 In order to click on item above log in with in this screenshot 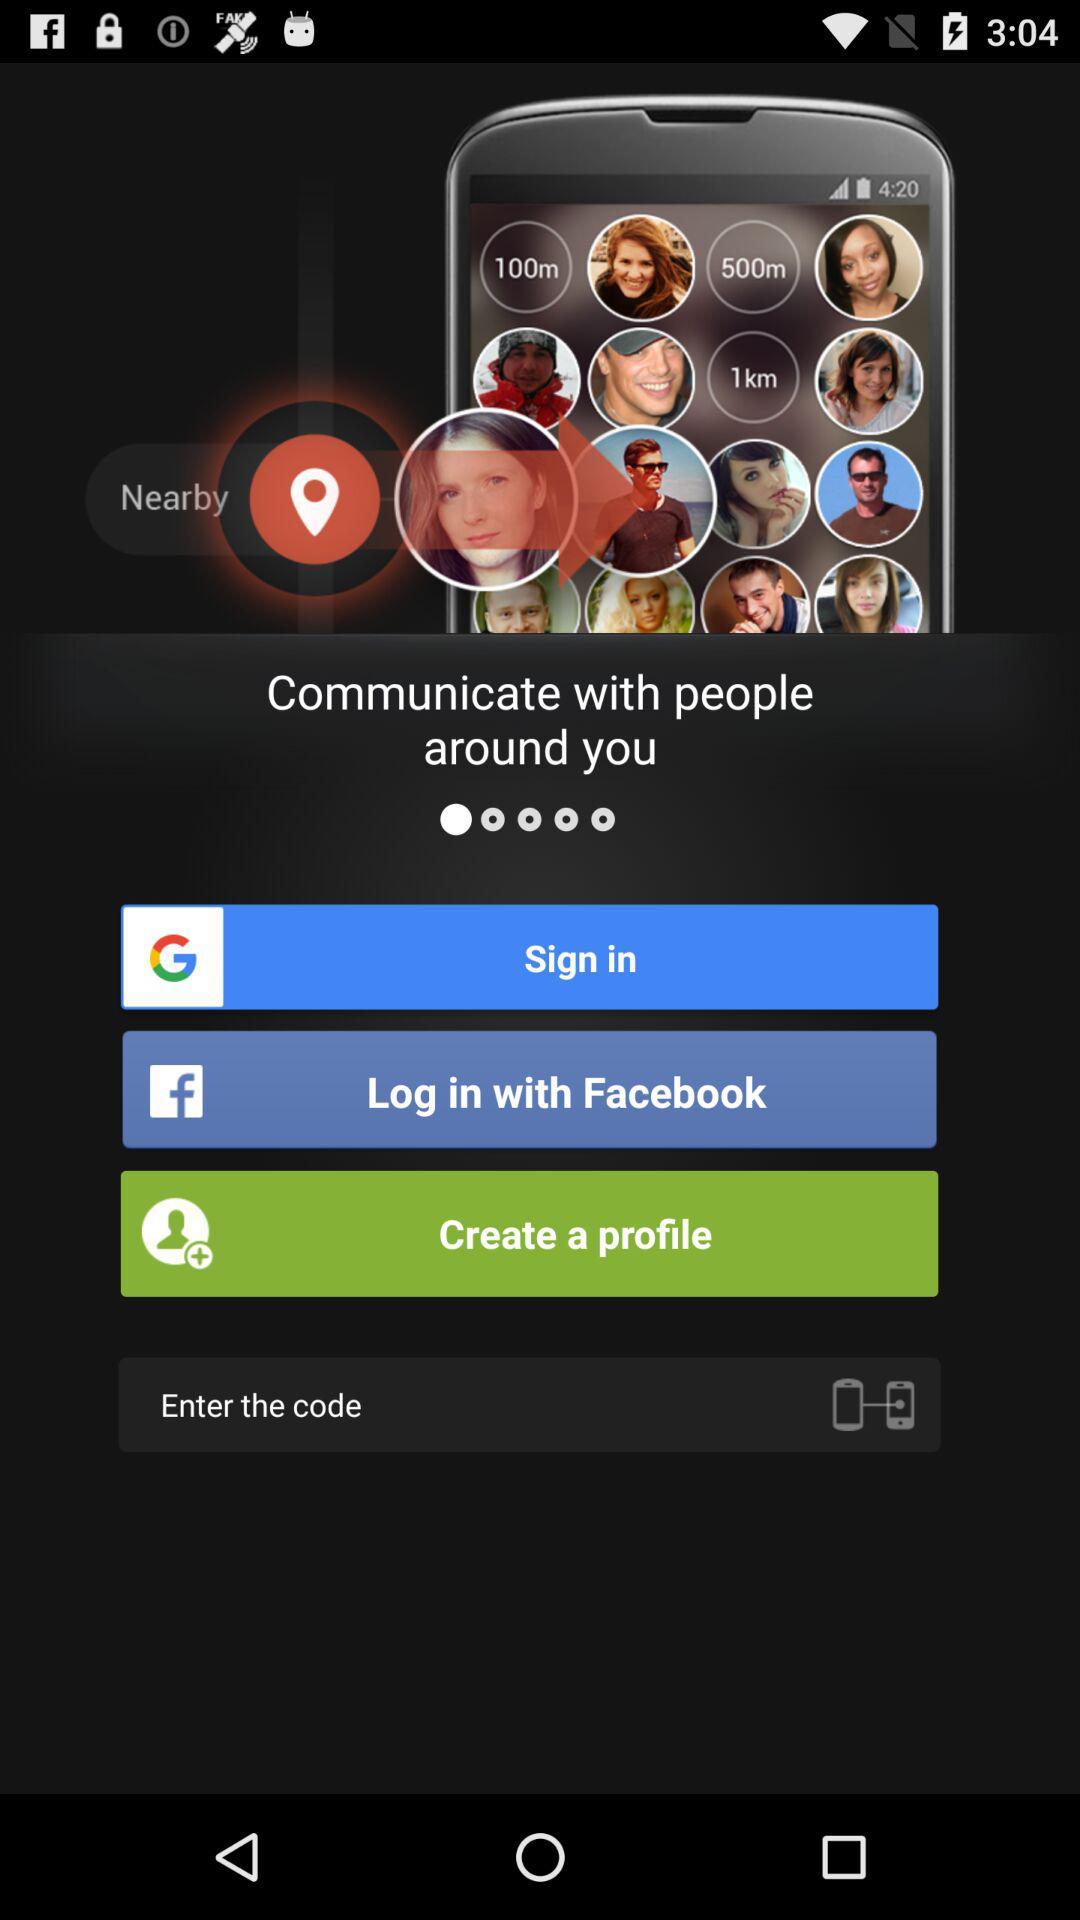, I will do `click(528, 955)`.